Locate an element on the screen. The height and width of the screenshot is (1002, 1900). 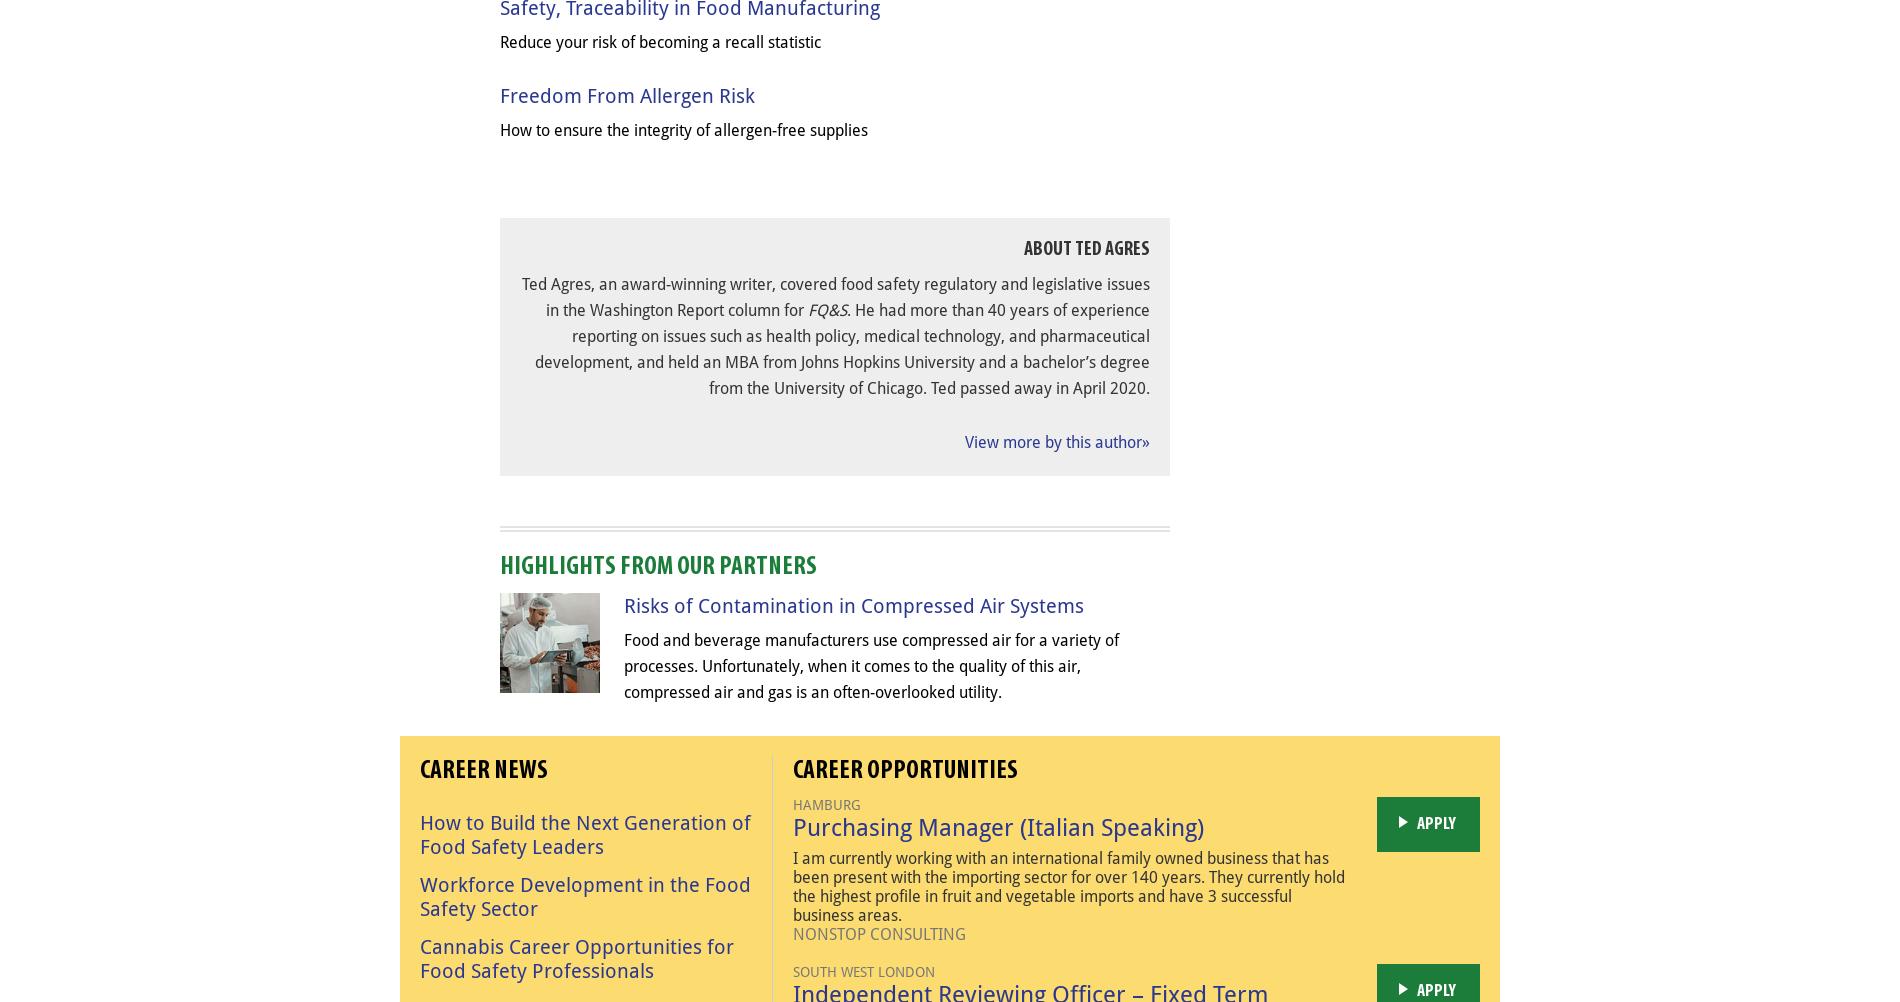
'magazine.' is located at coordinates (951, 539).